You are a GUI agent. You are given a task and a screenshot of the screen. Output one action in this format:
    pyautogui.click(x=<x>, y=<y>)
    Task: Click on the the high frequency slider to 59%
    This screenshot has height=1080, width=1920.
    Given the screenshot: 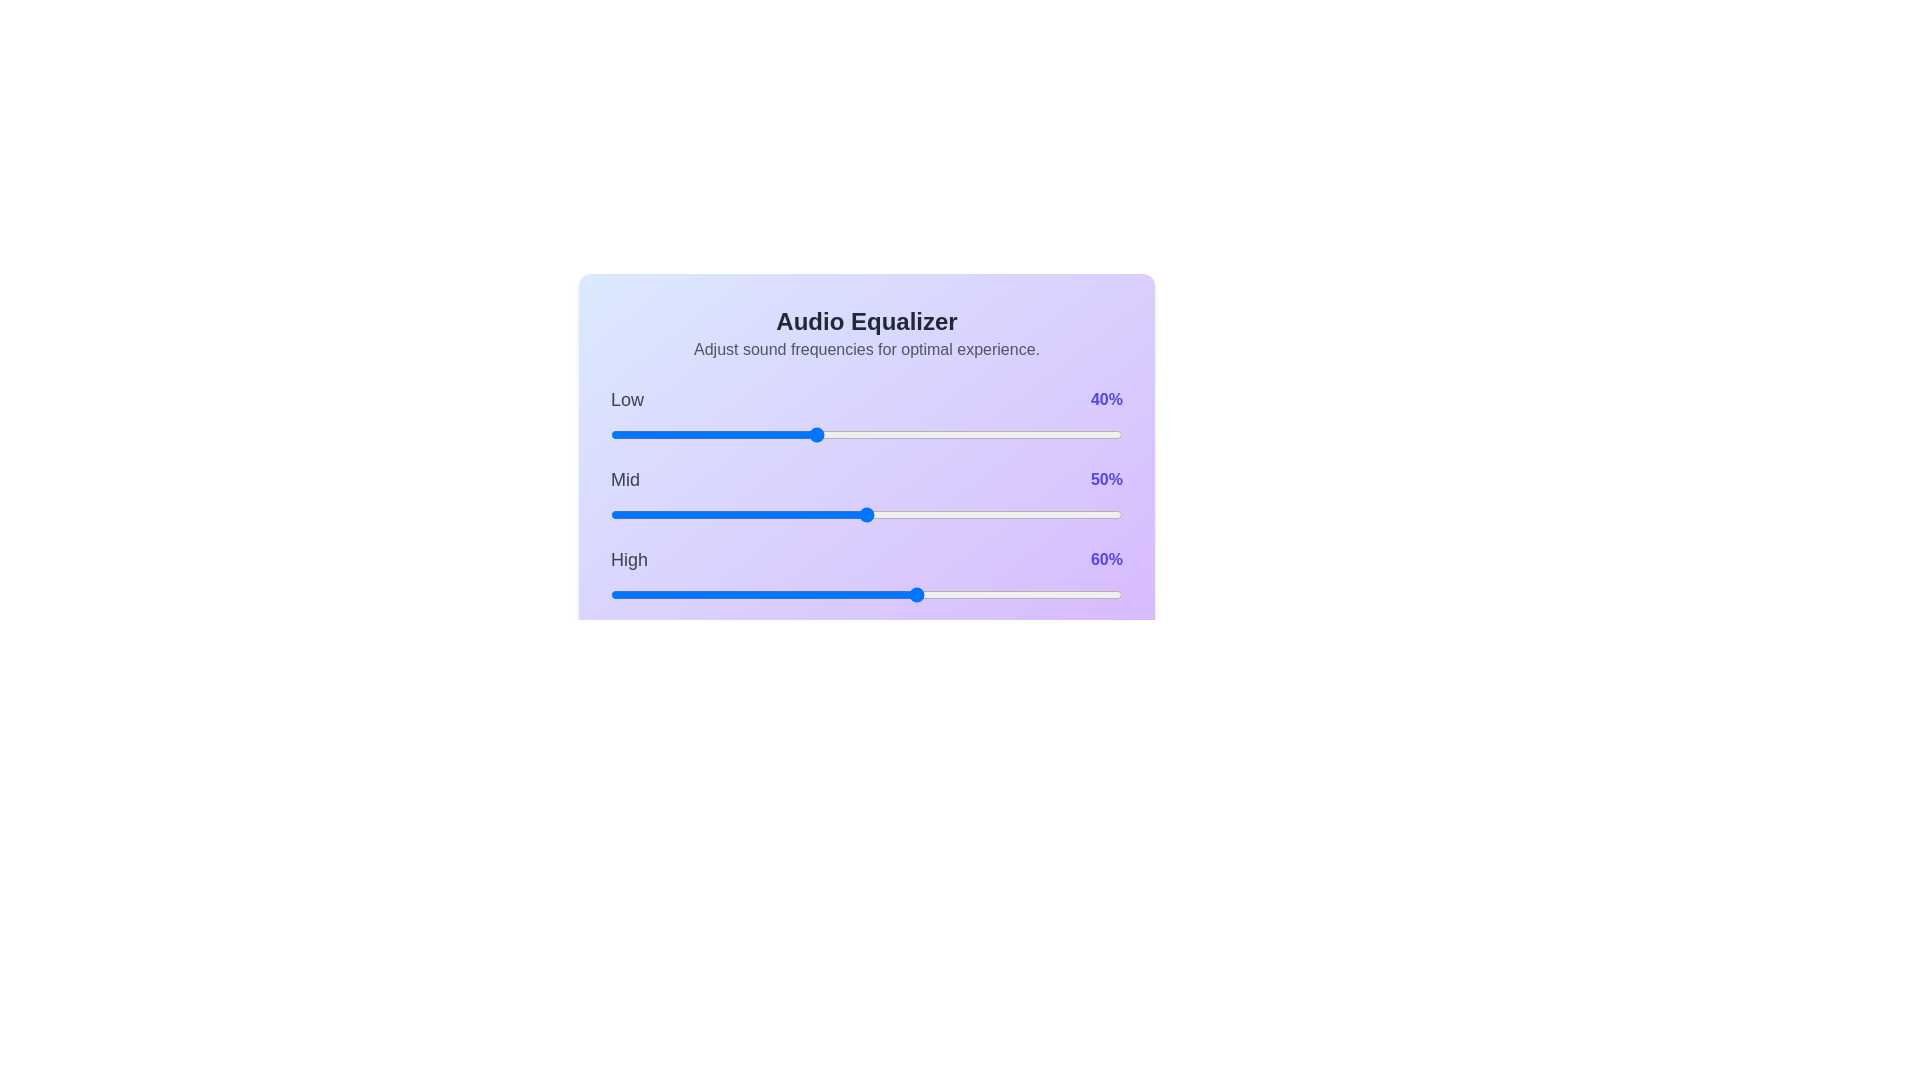 What is the action you would take?
    pyautogui.click(x=912, y=593)
    